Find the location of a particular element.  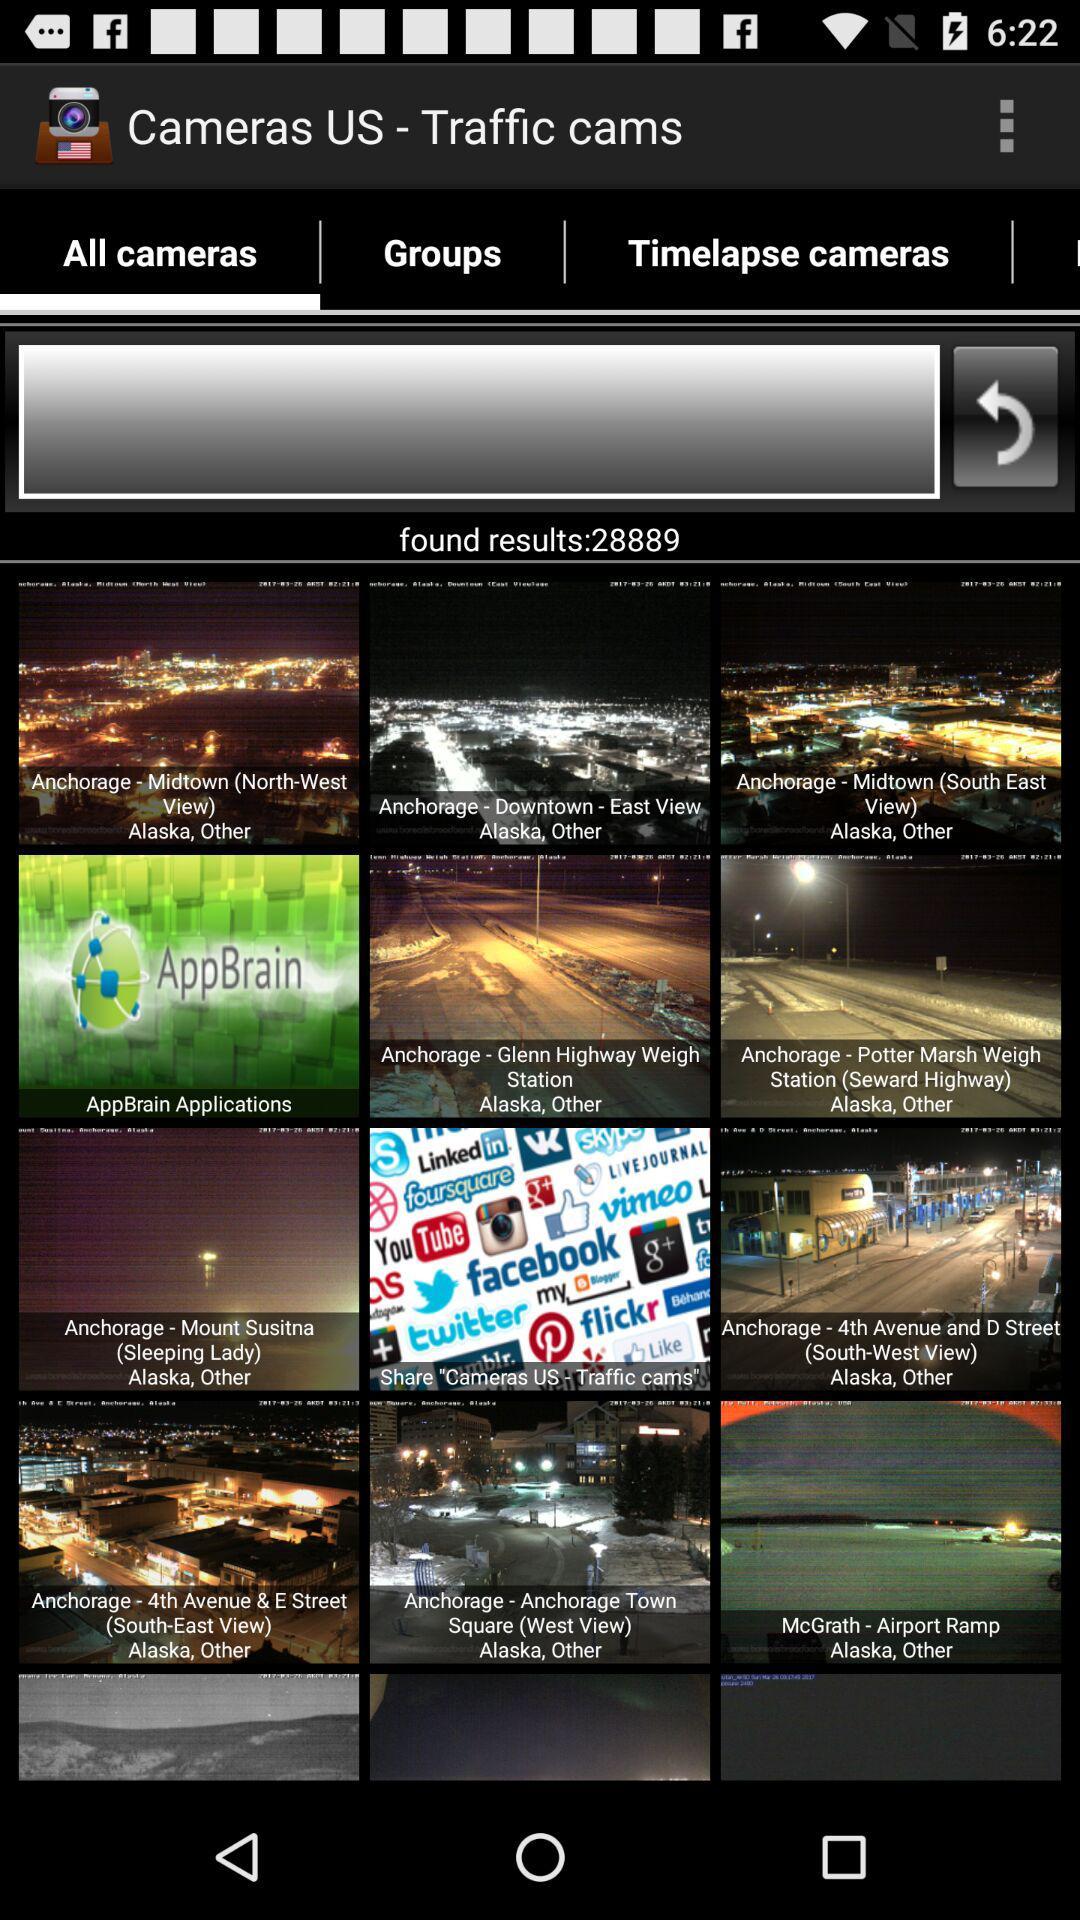

the app next to timelapse cameras item is located at coordinates (1045, 251).